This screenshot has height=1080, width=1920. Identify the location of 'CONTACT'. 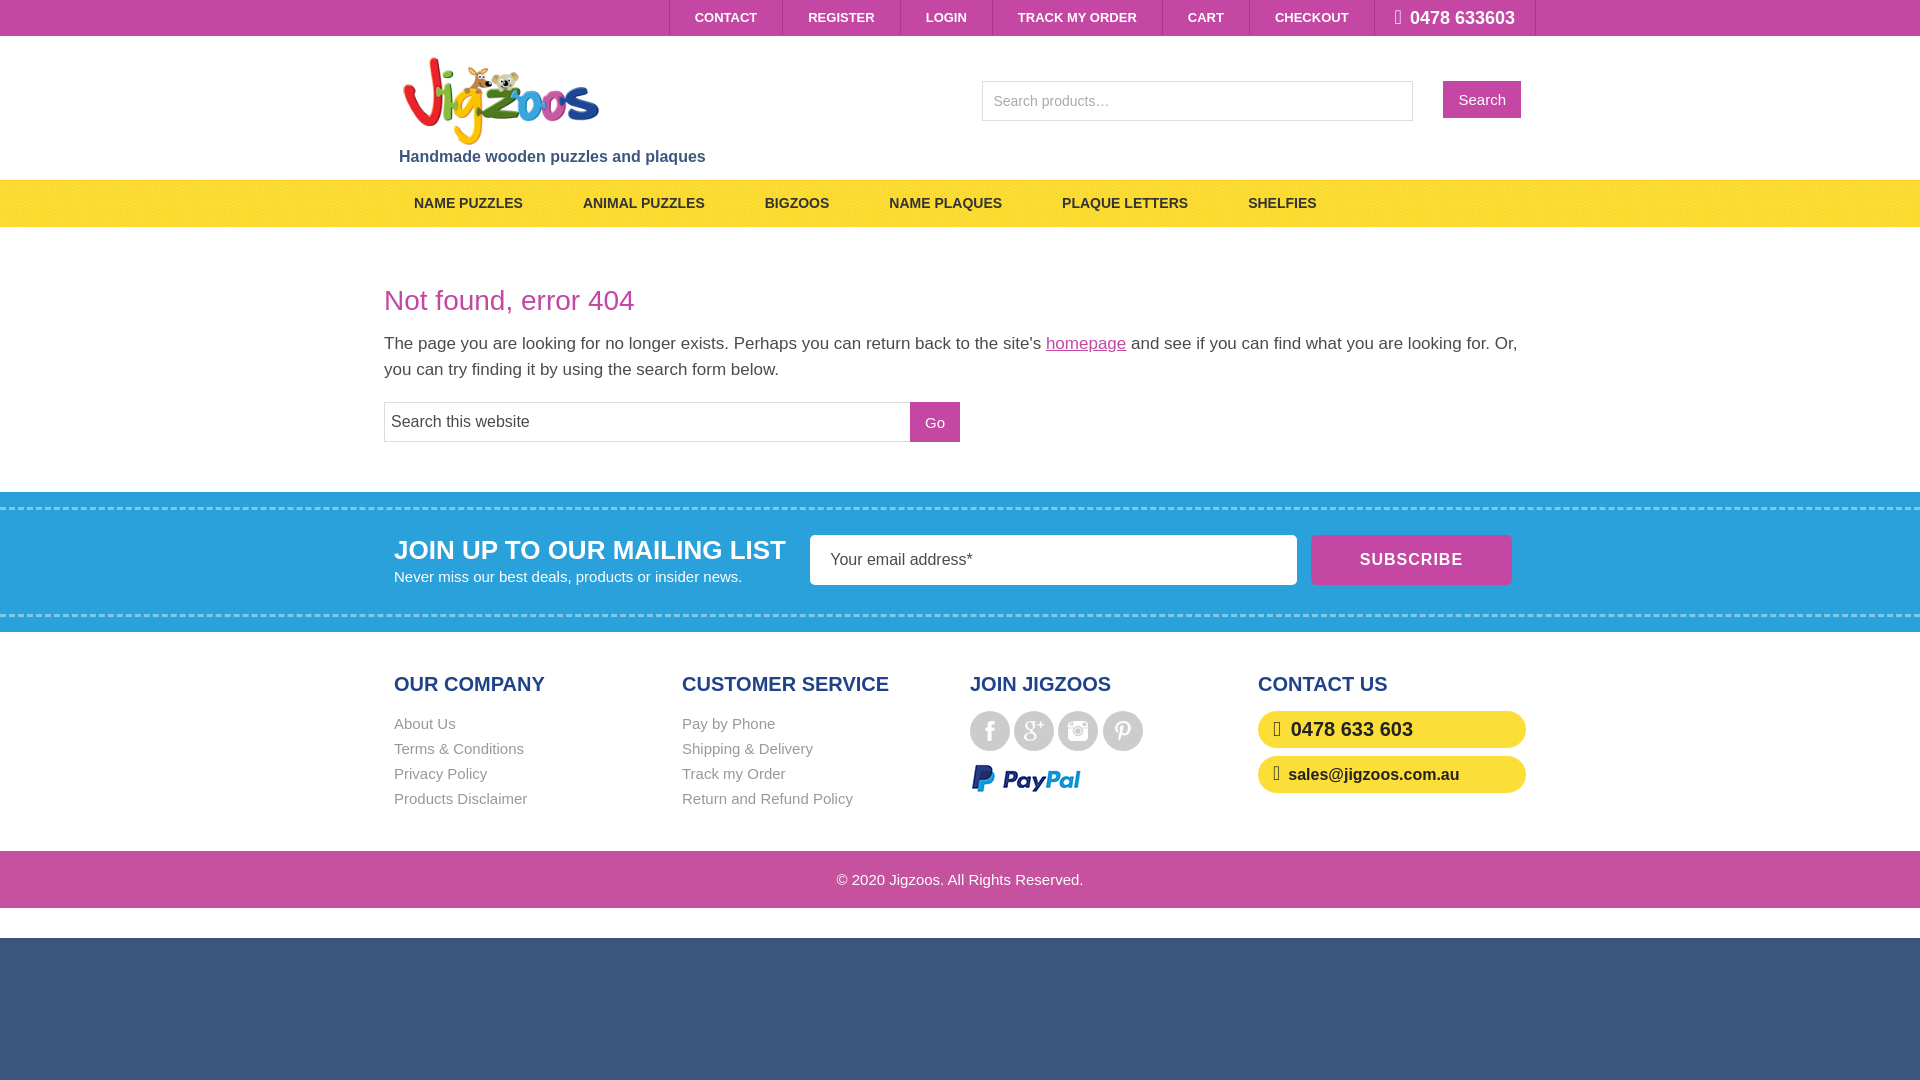
(725, 17).